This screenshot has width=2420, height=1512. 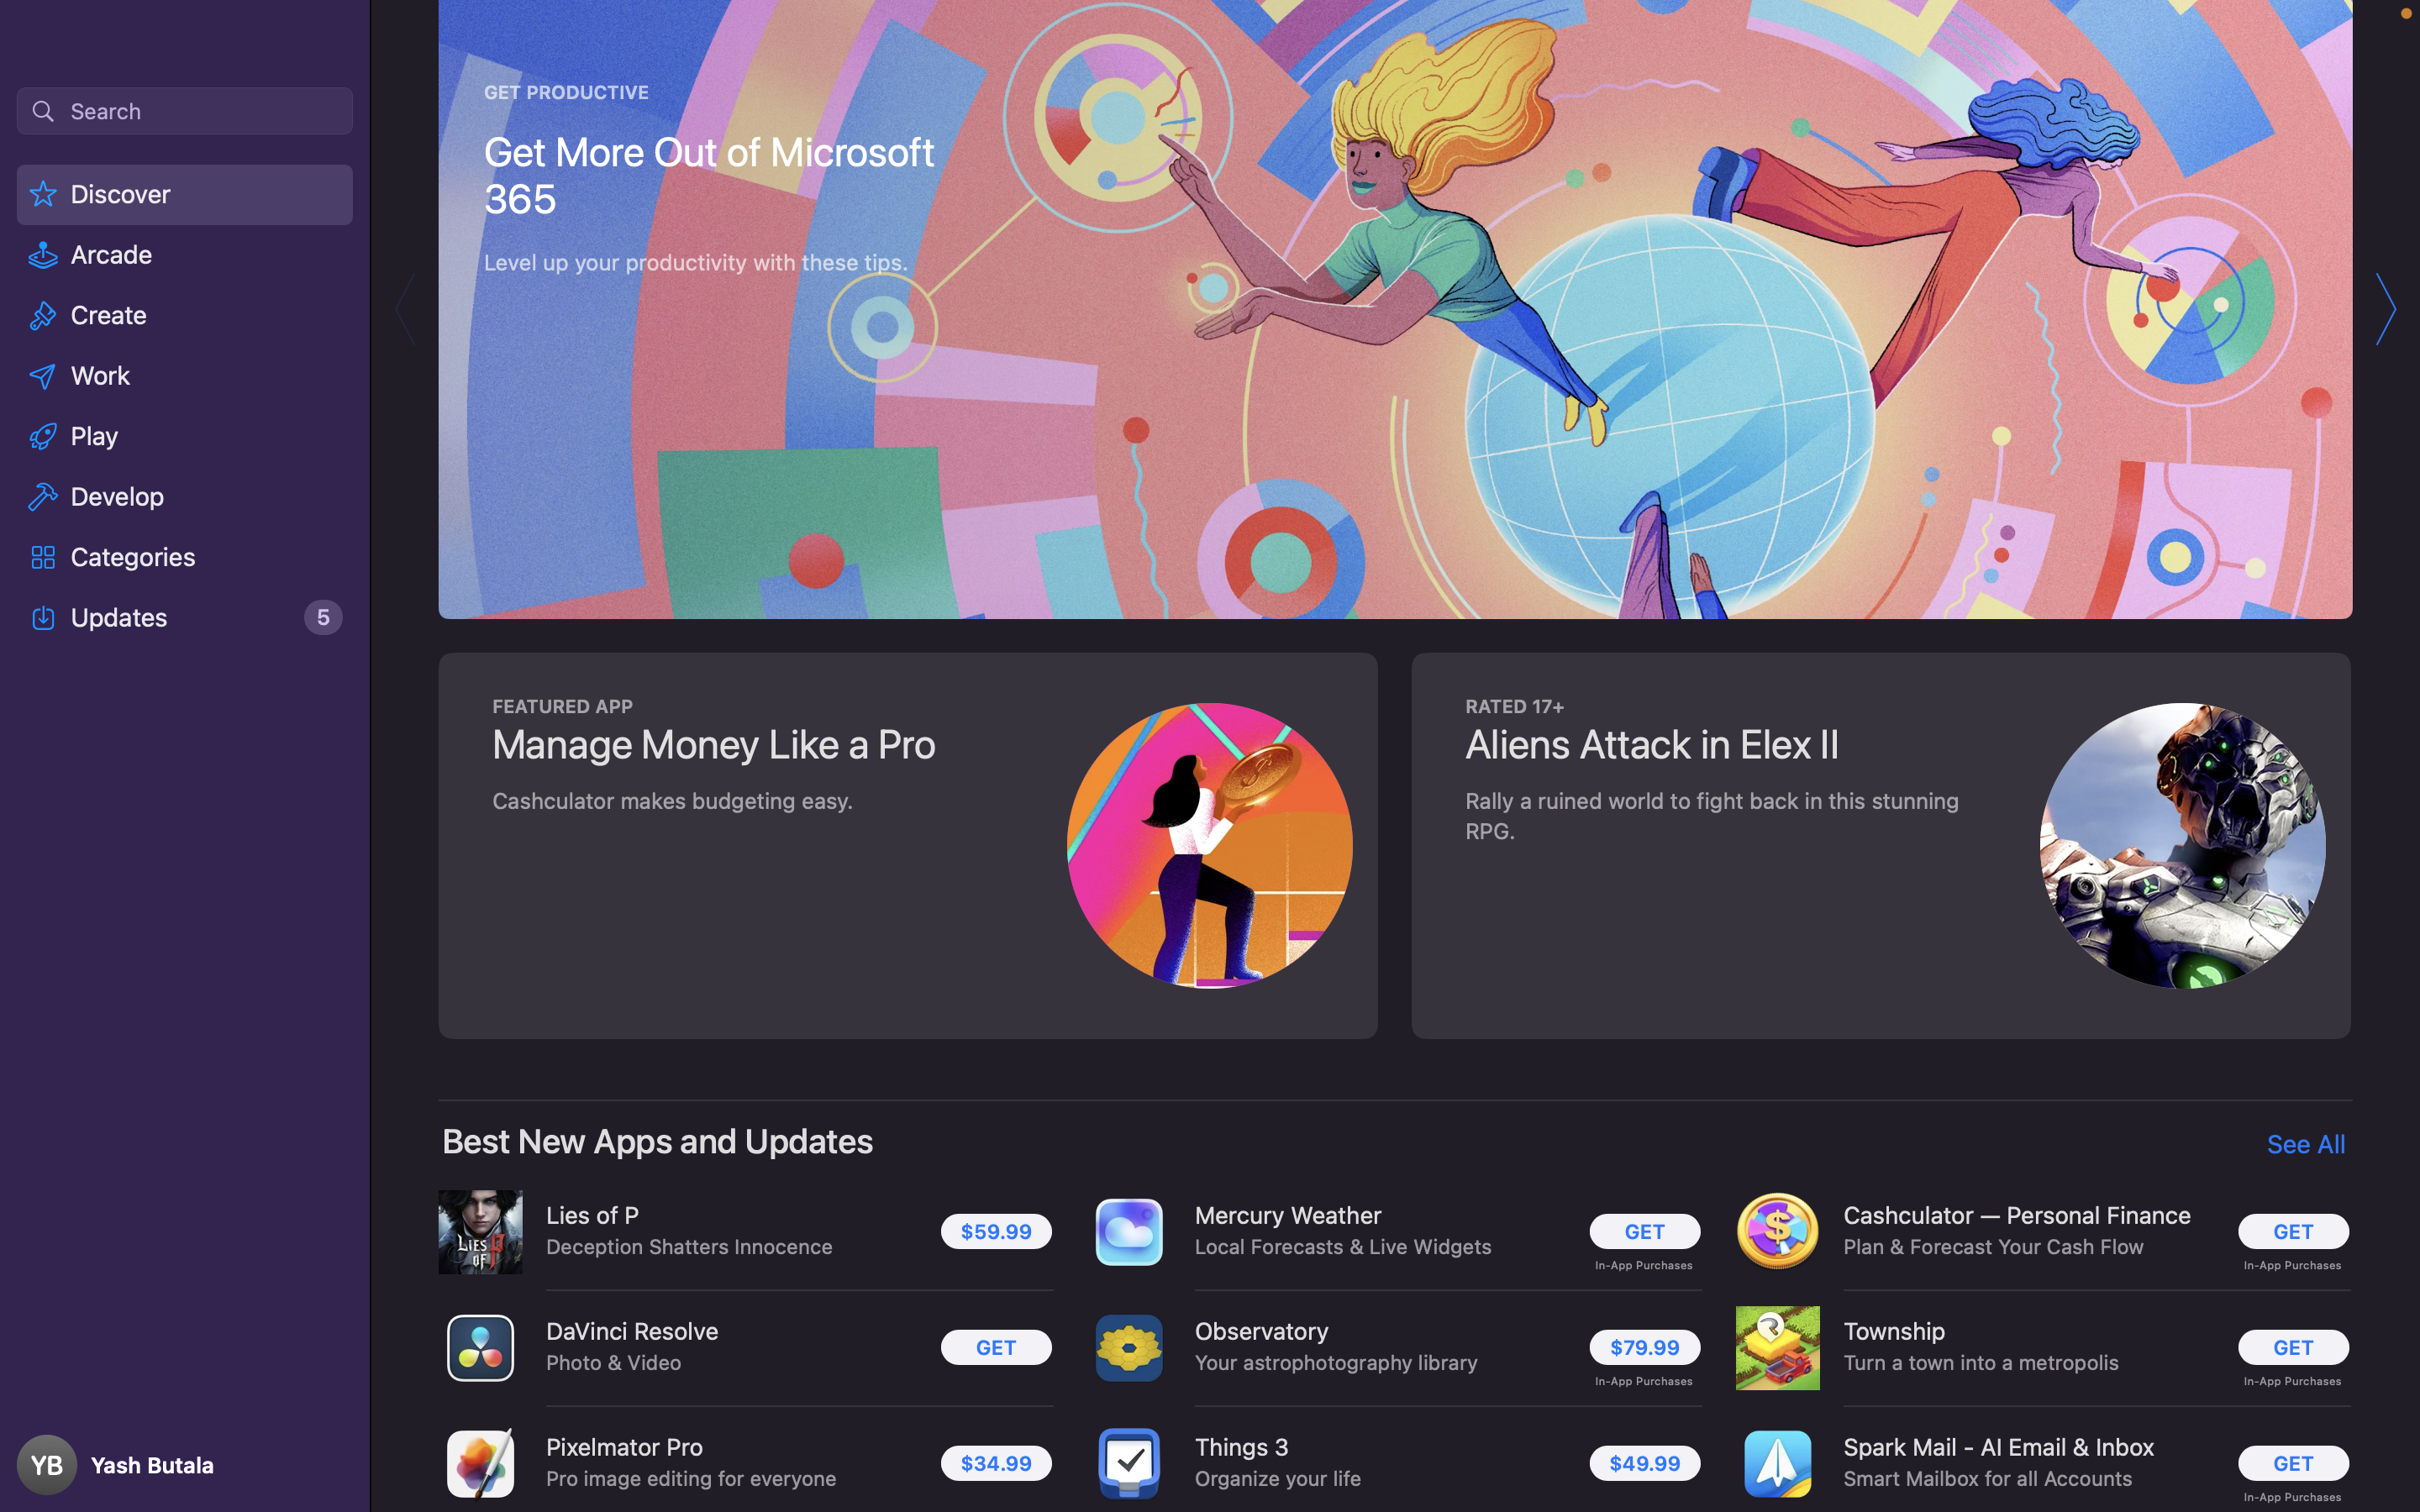 What do you see at coordinates (185, 373) in the screenshot?
I see `work category applications for Mac` at bounding box center [185, 373].